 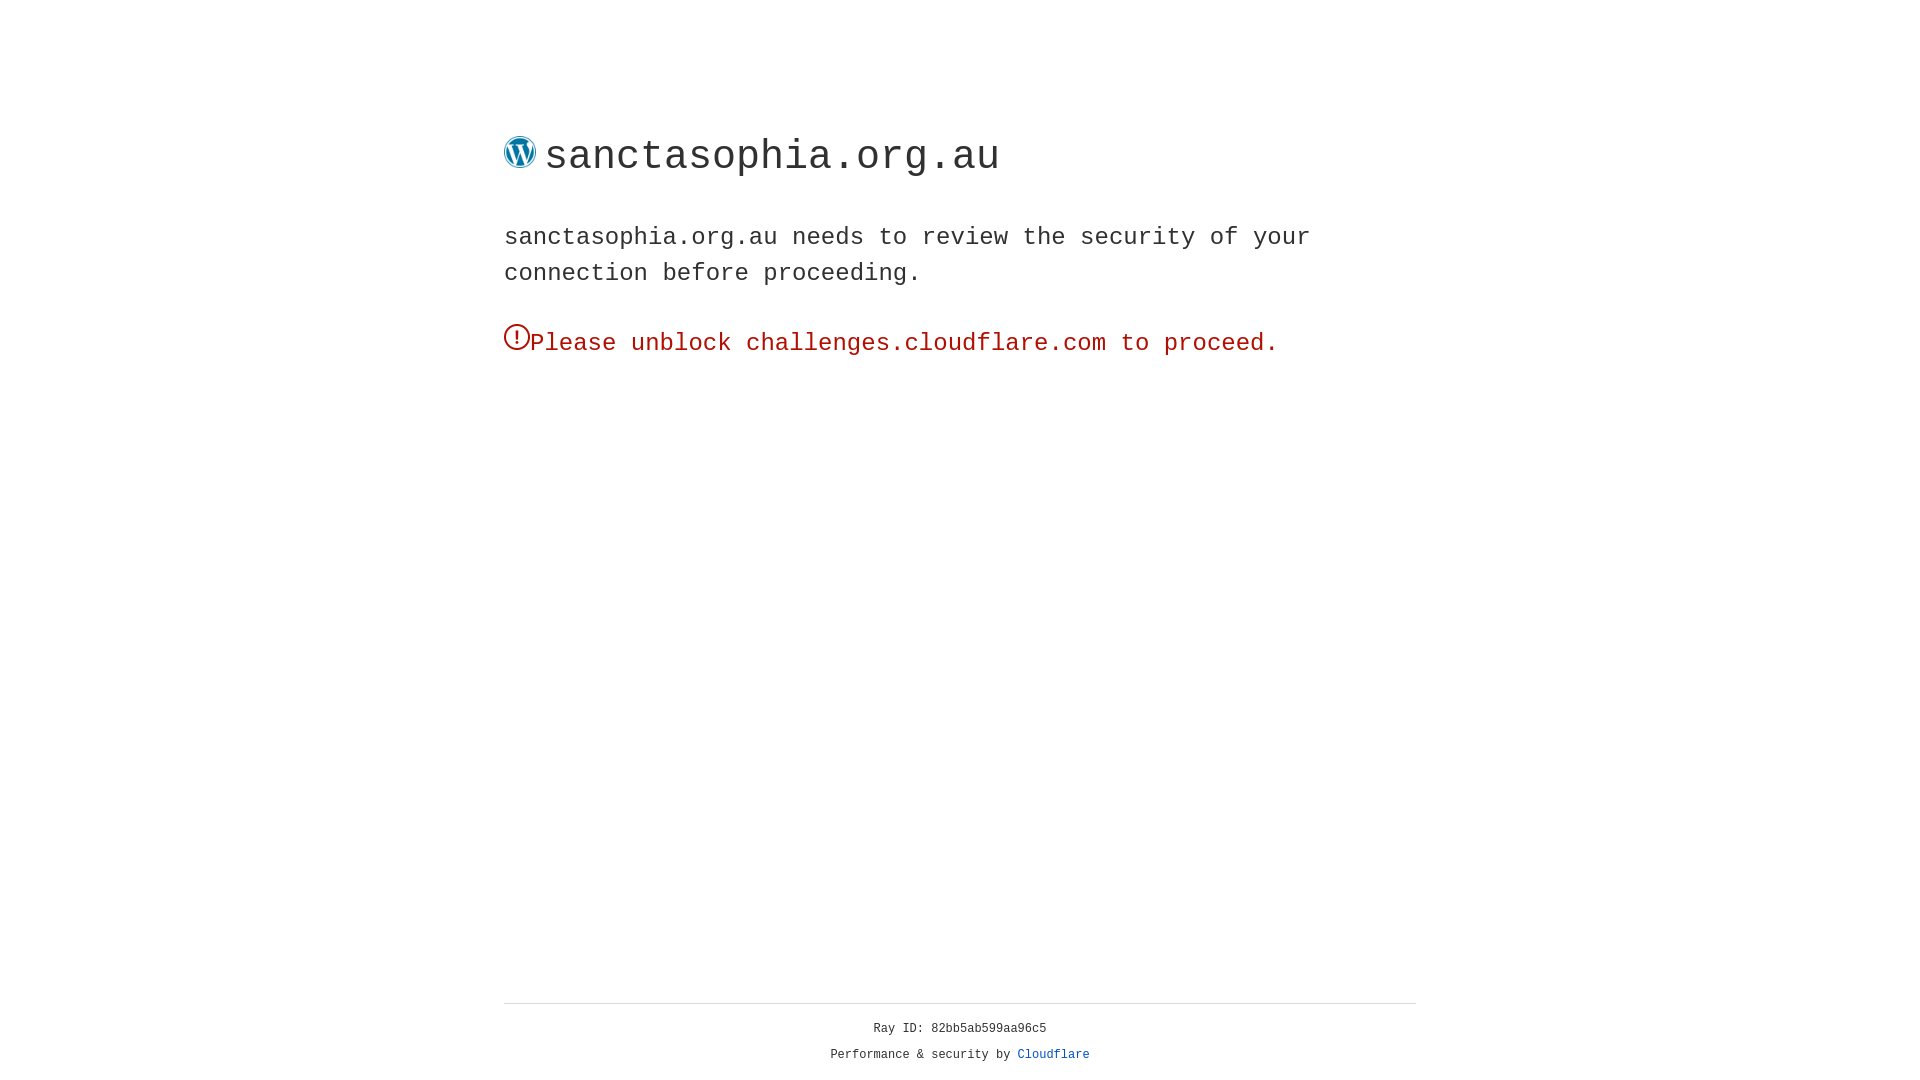 I want to click on 'Cloudflare', so click(x=1017, y=1054).